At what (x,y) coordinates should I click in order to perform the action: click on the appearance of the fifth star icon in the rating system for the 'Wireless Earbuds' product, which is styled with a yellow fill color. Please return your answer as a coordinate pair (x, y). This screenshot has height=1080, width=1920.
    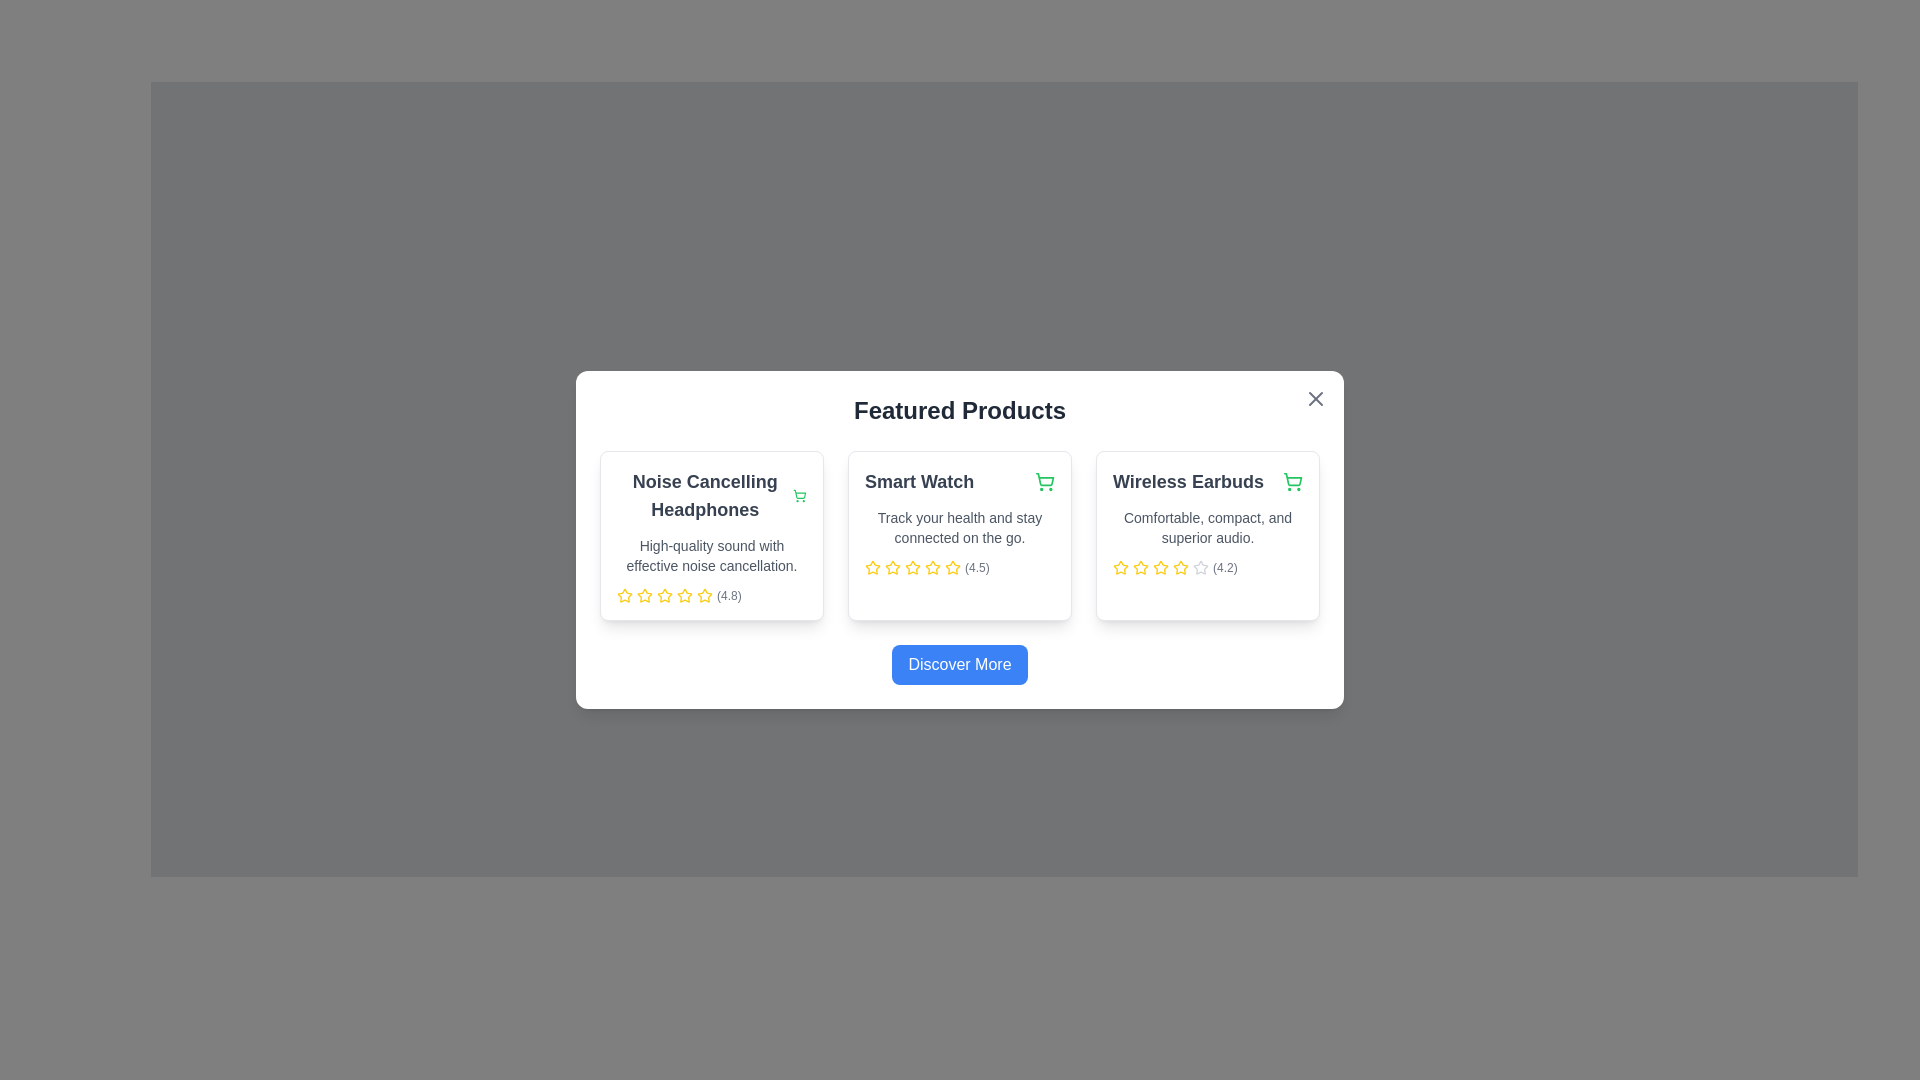
    Looking at the image, I should click on (1180, 567).